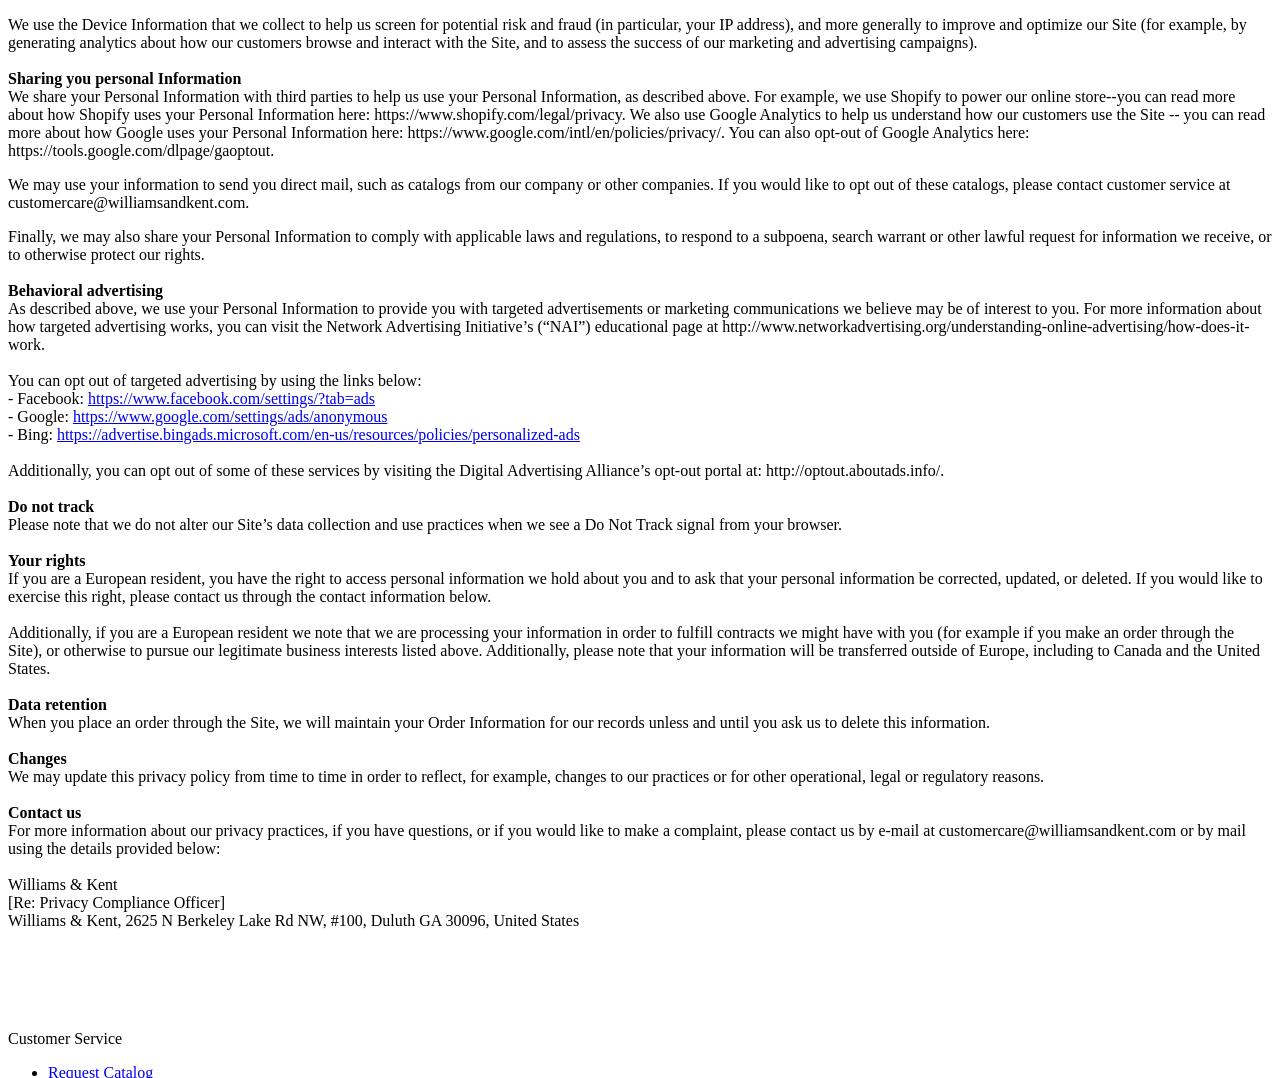  I want to click on 'https://www.facebook.com/settings/?tab=ads', so click(231, 396).